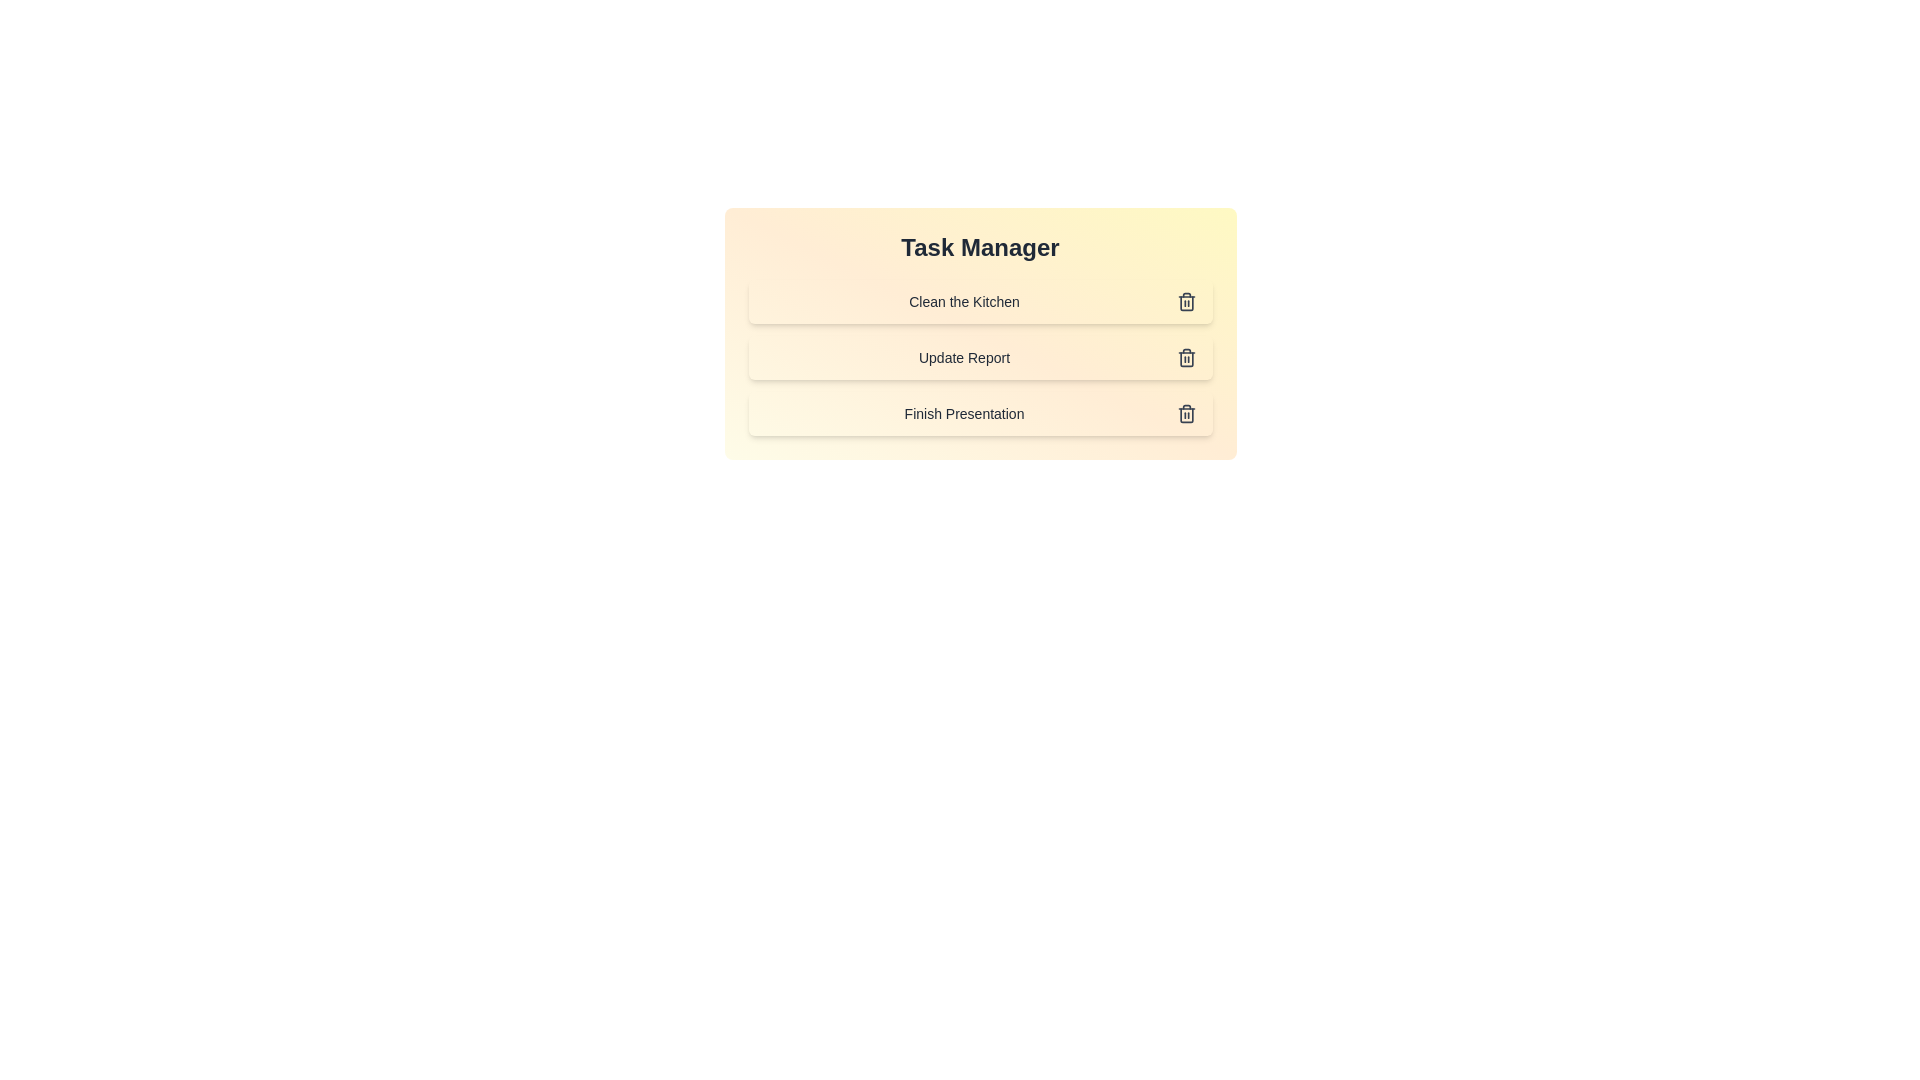 The image size is (1920, 1080). What do you see at coordinates (1186, 301) in the screenshot?
I see `the trash icon next to the task labeled Clean the Kitchen to remove it` at bounding box center [1186, 301].